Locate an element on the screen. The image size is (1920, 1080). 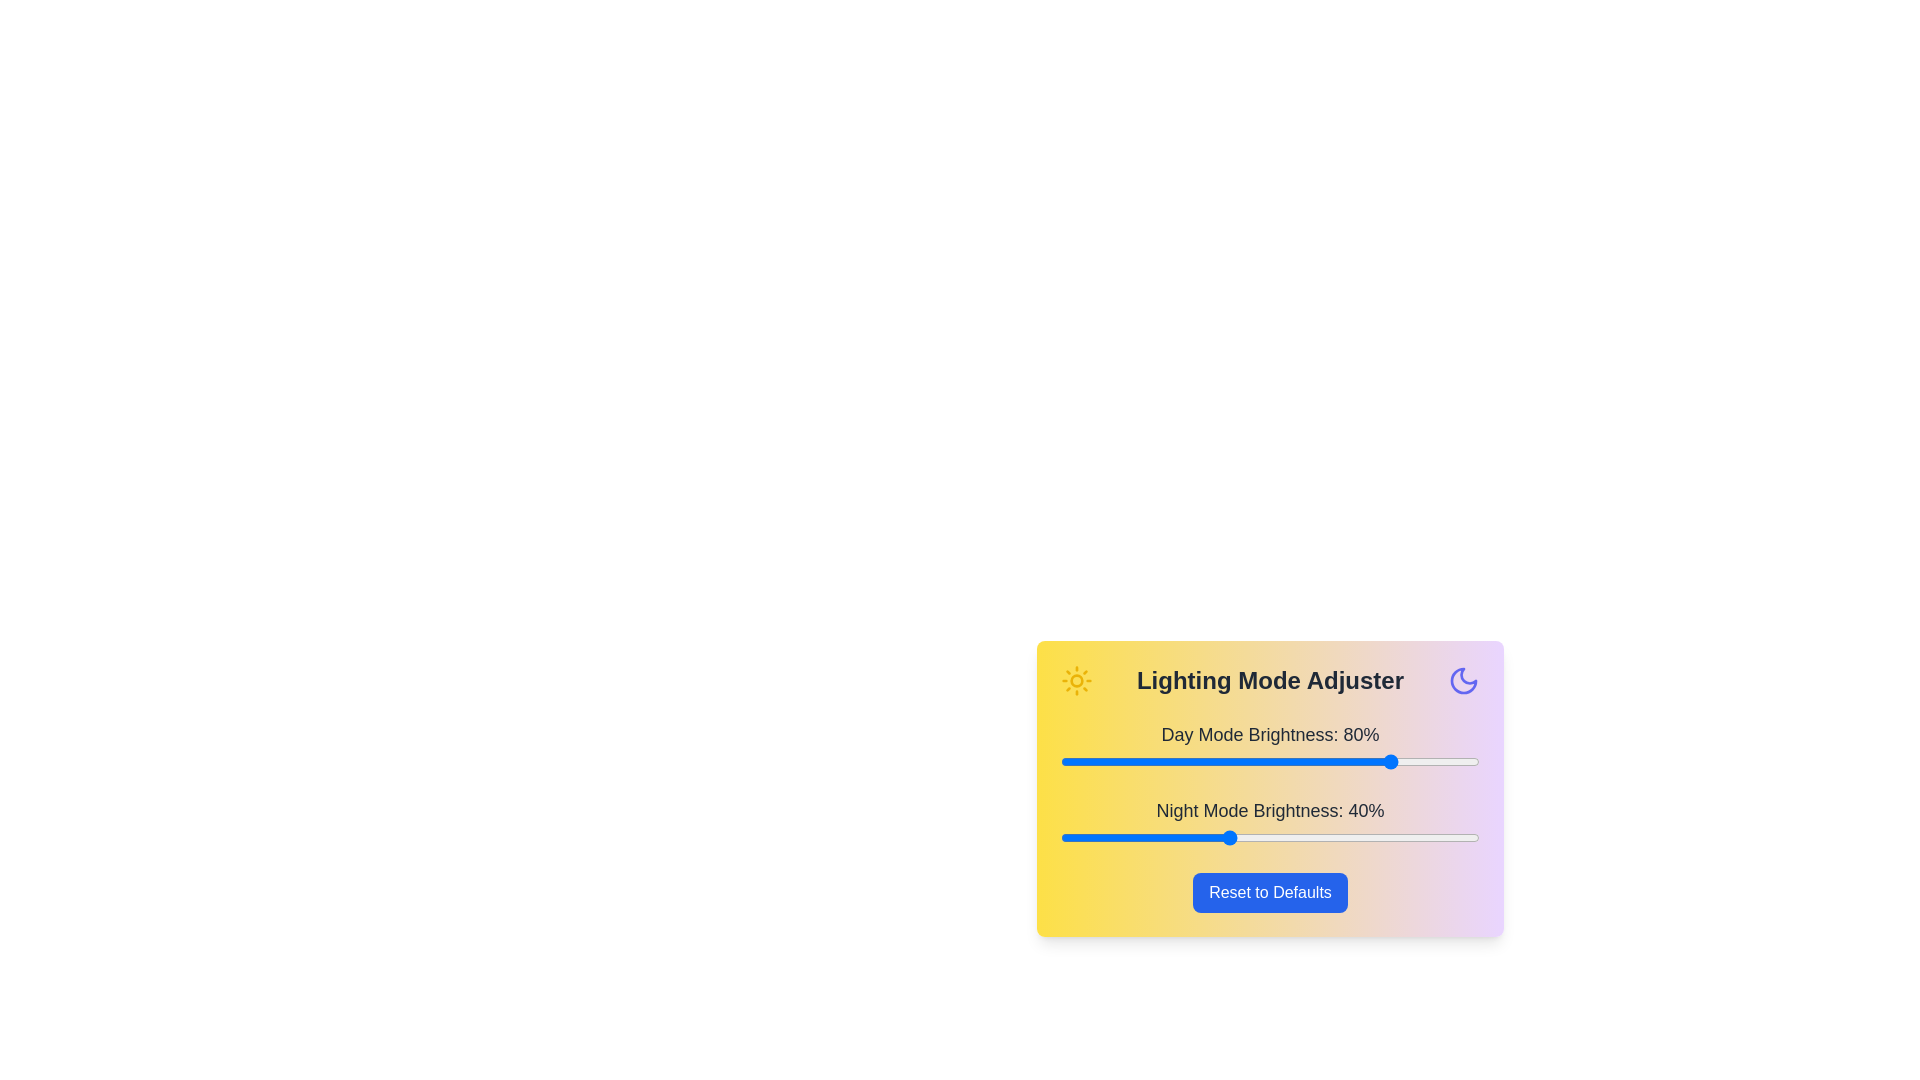
the day mode brightness slider to 58% is located at coordinates (1304, 762).